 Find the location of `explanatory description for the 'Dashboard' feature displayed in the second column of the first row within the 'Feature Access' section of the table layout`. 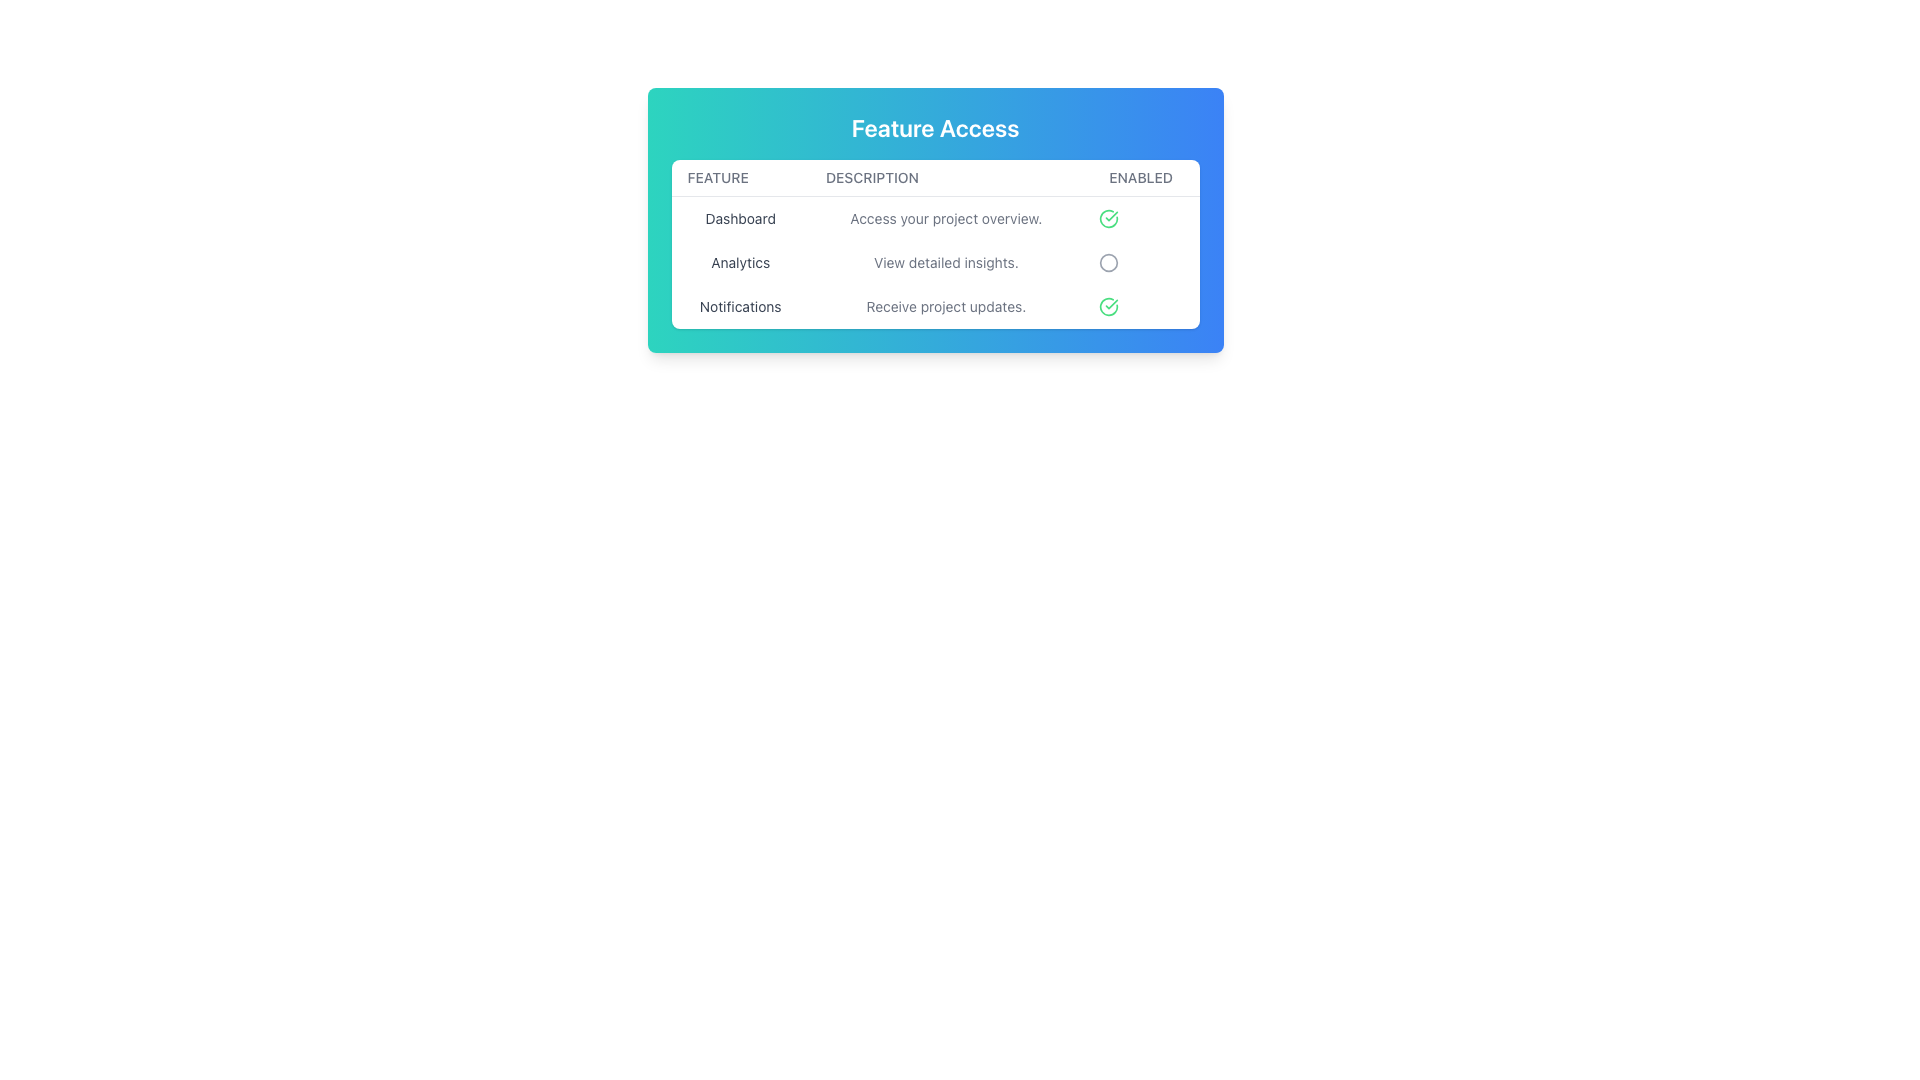

explanatory description for the 'Dashboard' feature displayed in the second column of the first row within the 'Feature Access' section of the table layout is located at coordinates (945, 218).